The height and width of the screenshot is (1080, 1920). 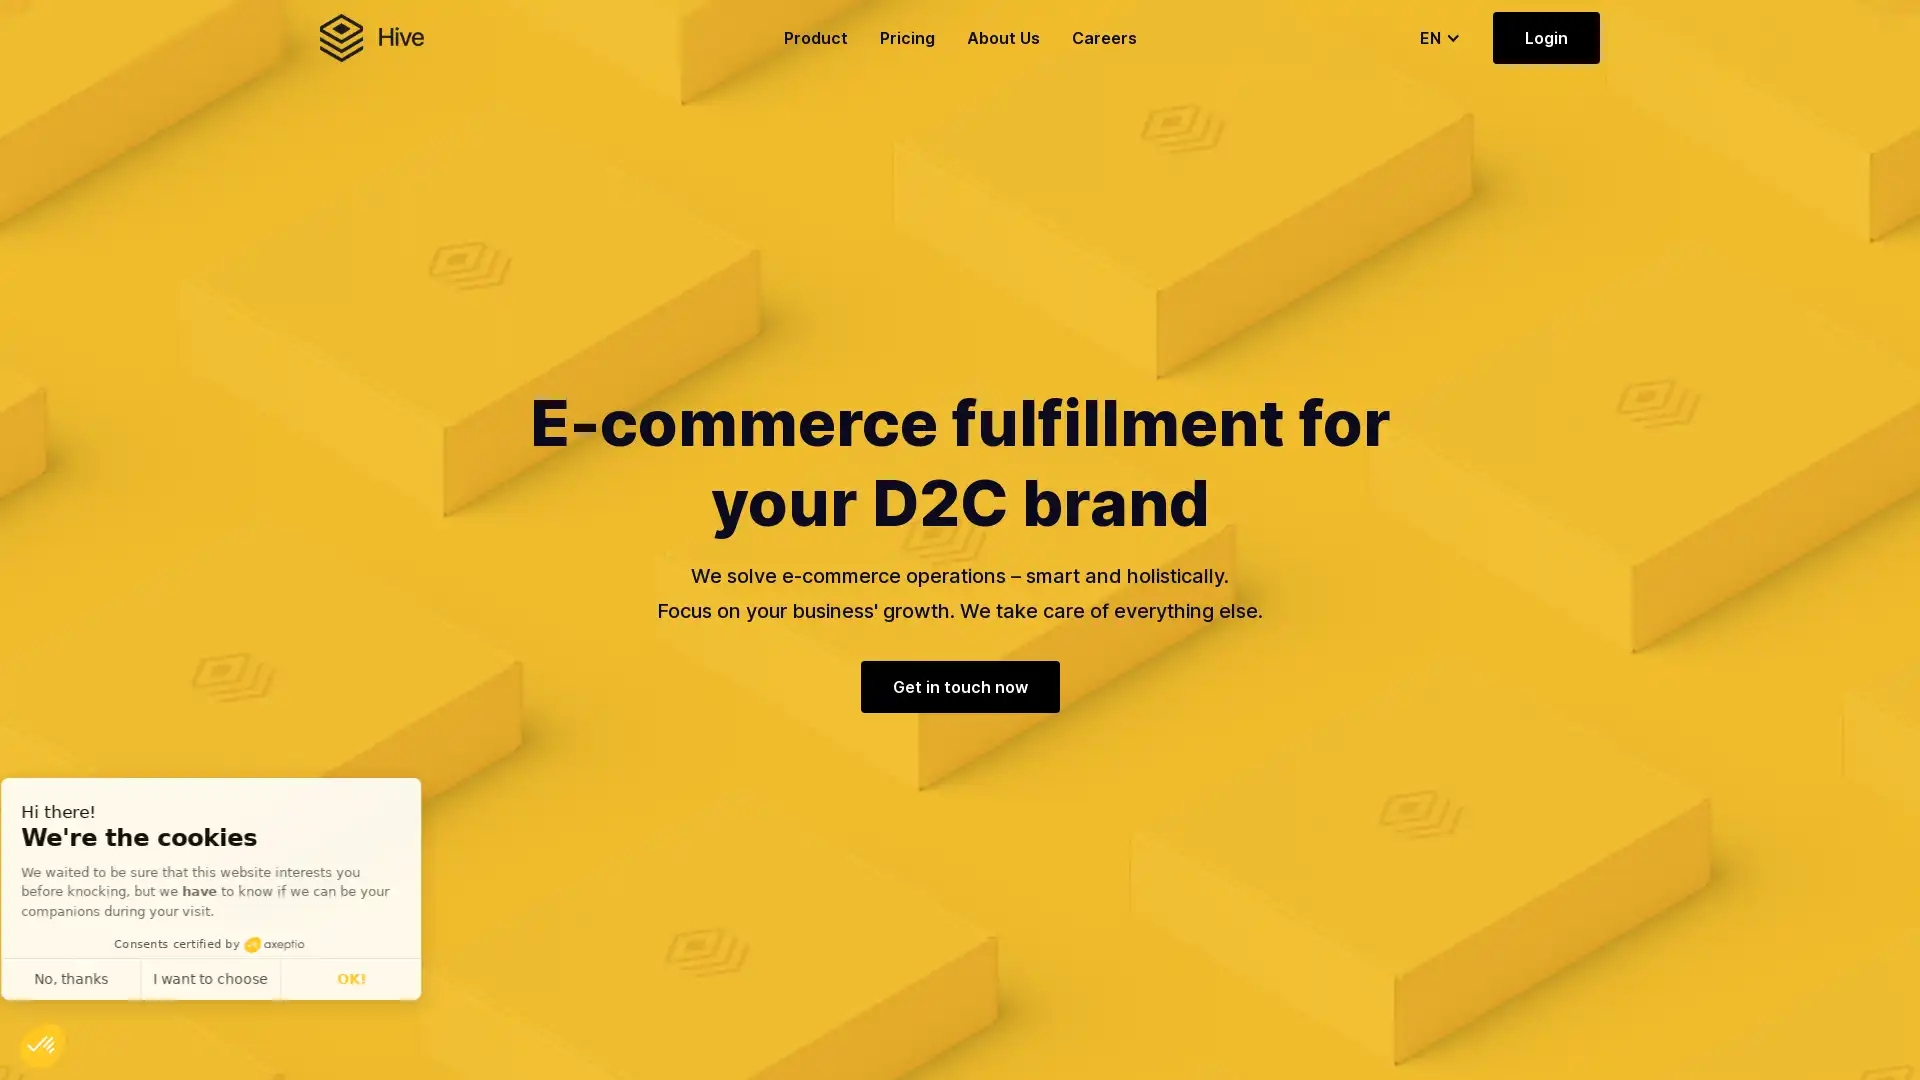 What do you see at coordinates (229, 944) in the screenshot?
I see `Consents certified by` at bounding box center [229, 944].